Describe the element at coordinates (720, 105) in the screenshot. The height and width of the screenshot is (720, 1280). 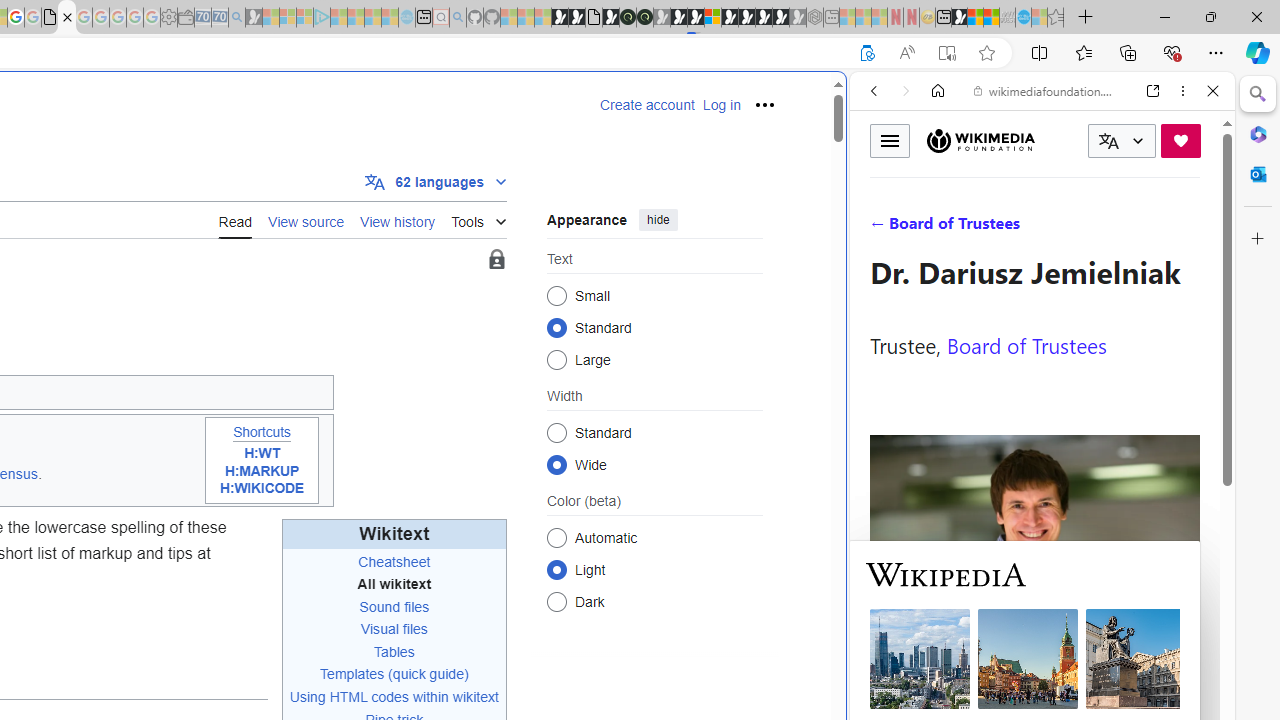
I see `'Log in'` at that location.